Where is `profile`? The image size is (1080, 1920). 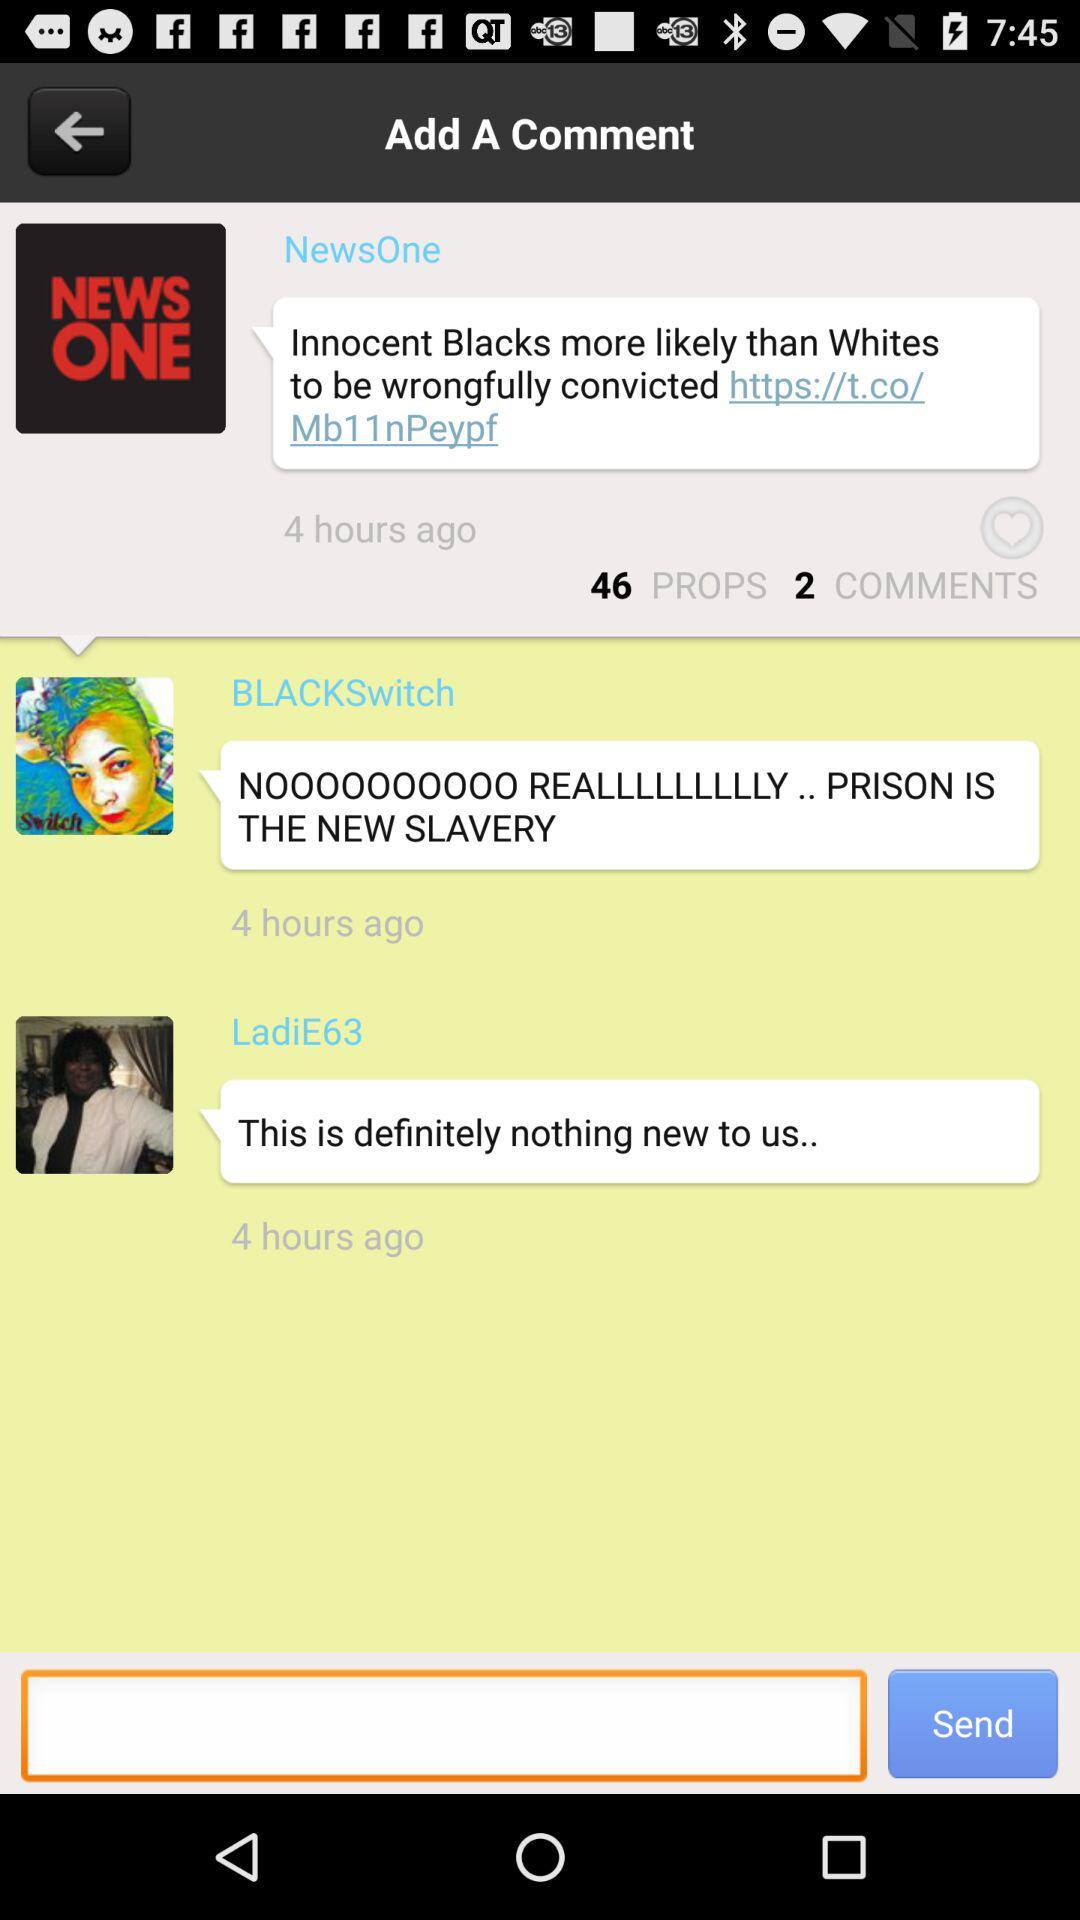 profile is located at coordinates (120, 328).